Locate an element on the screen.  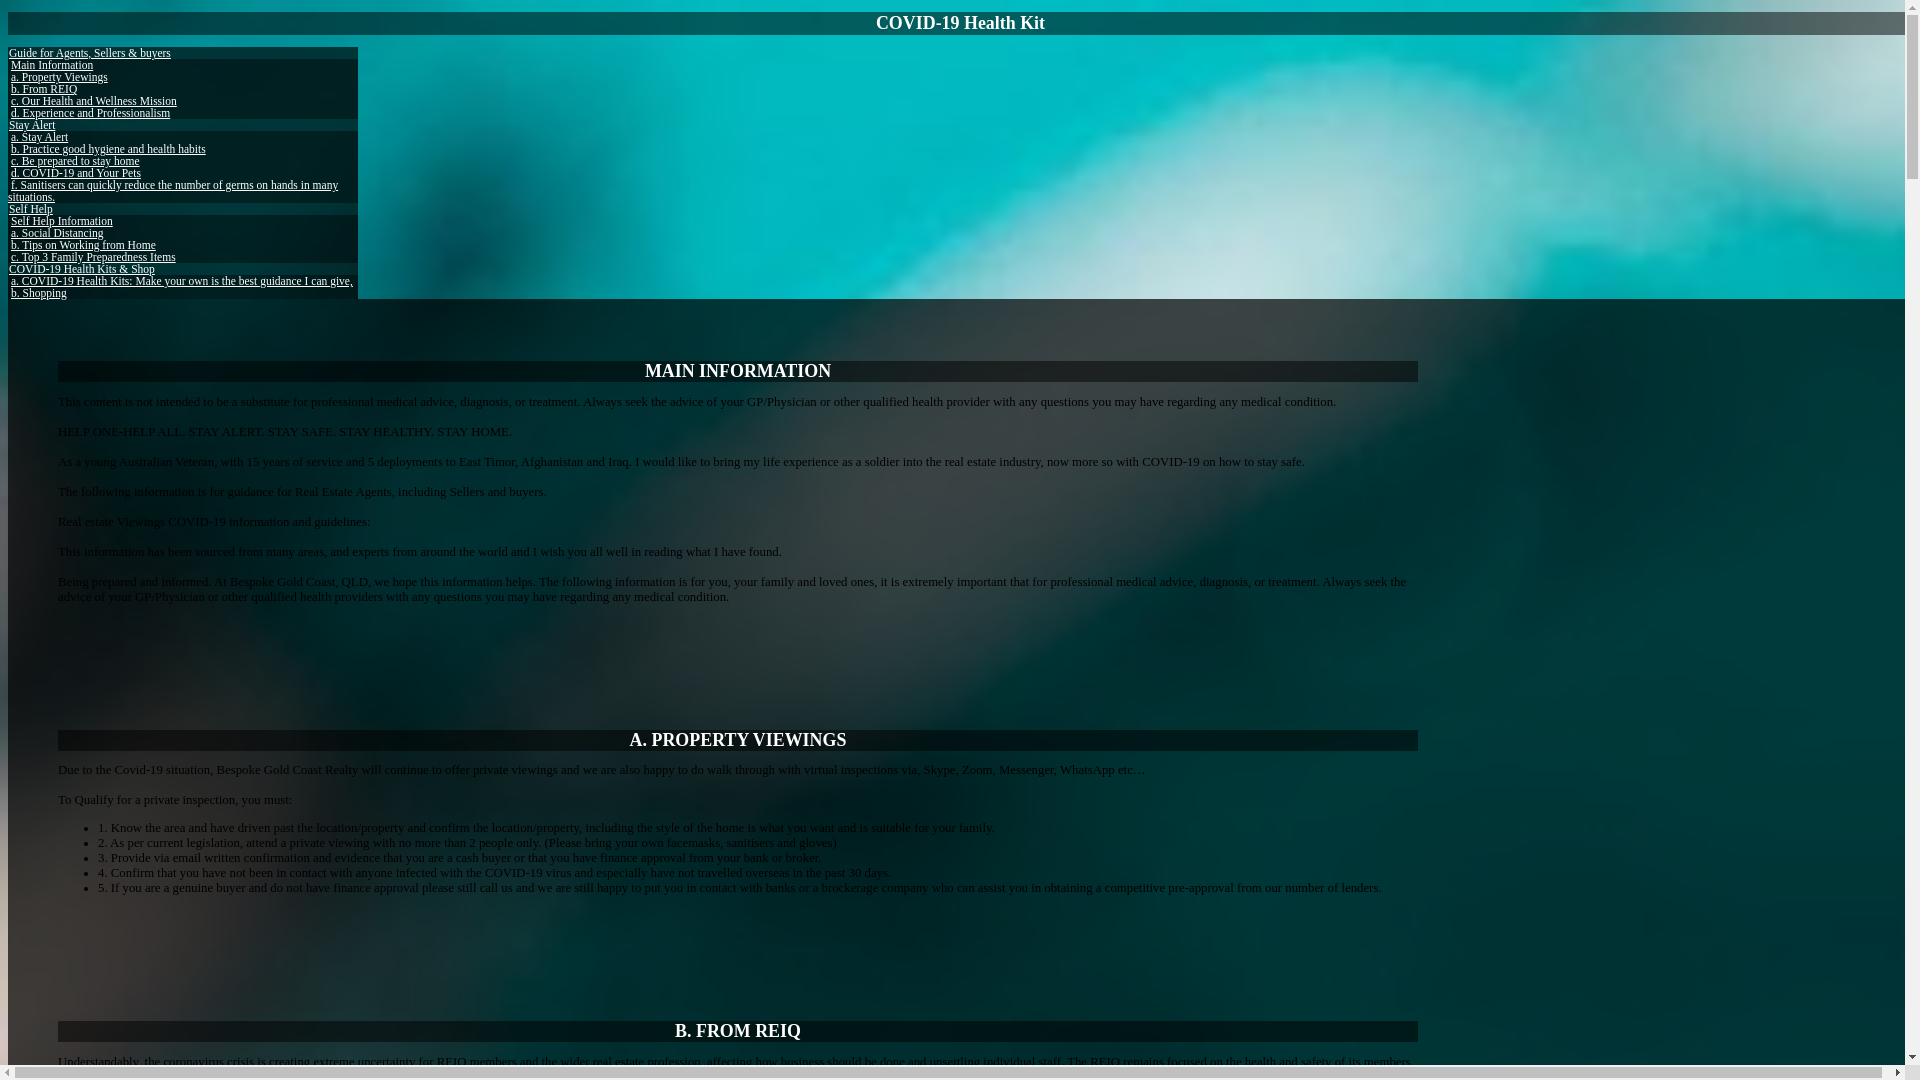
'b. From REIQ' is located at coordinates (43, 87).